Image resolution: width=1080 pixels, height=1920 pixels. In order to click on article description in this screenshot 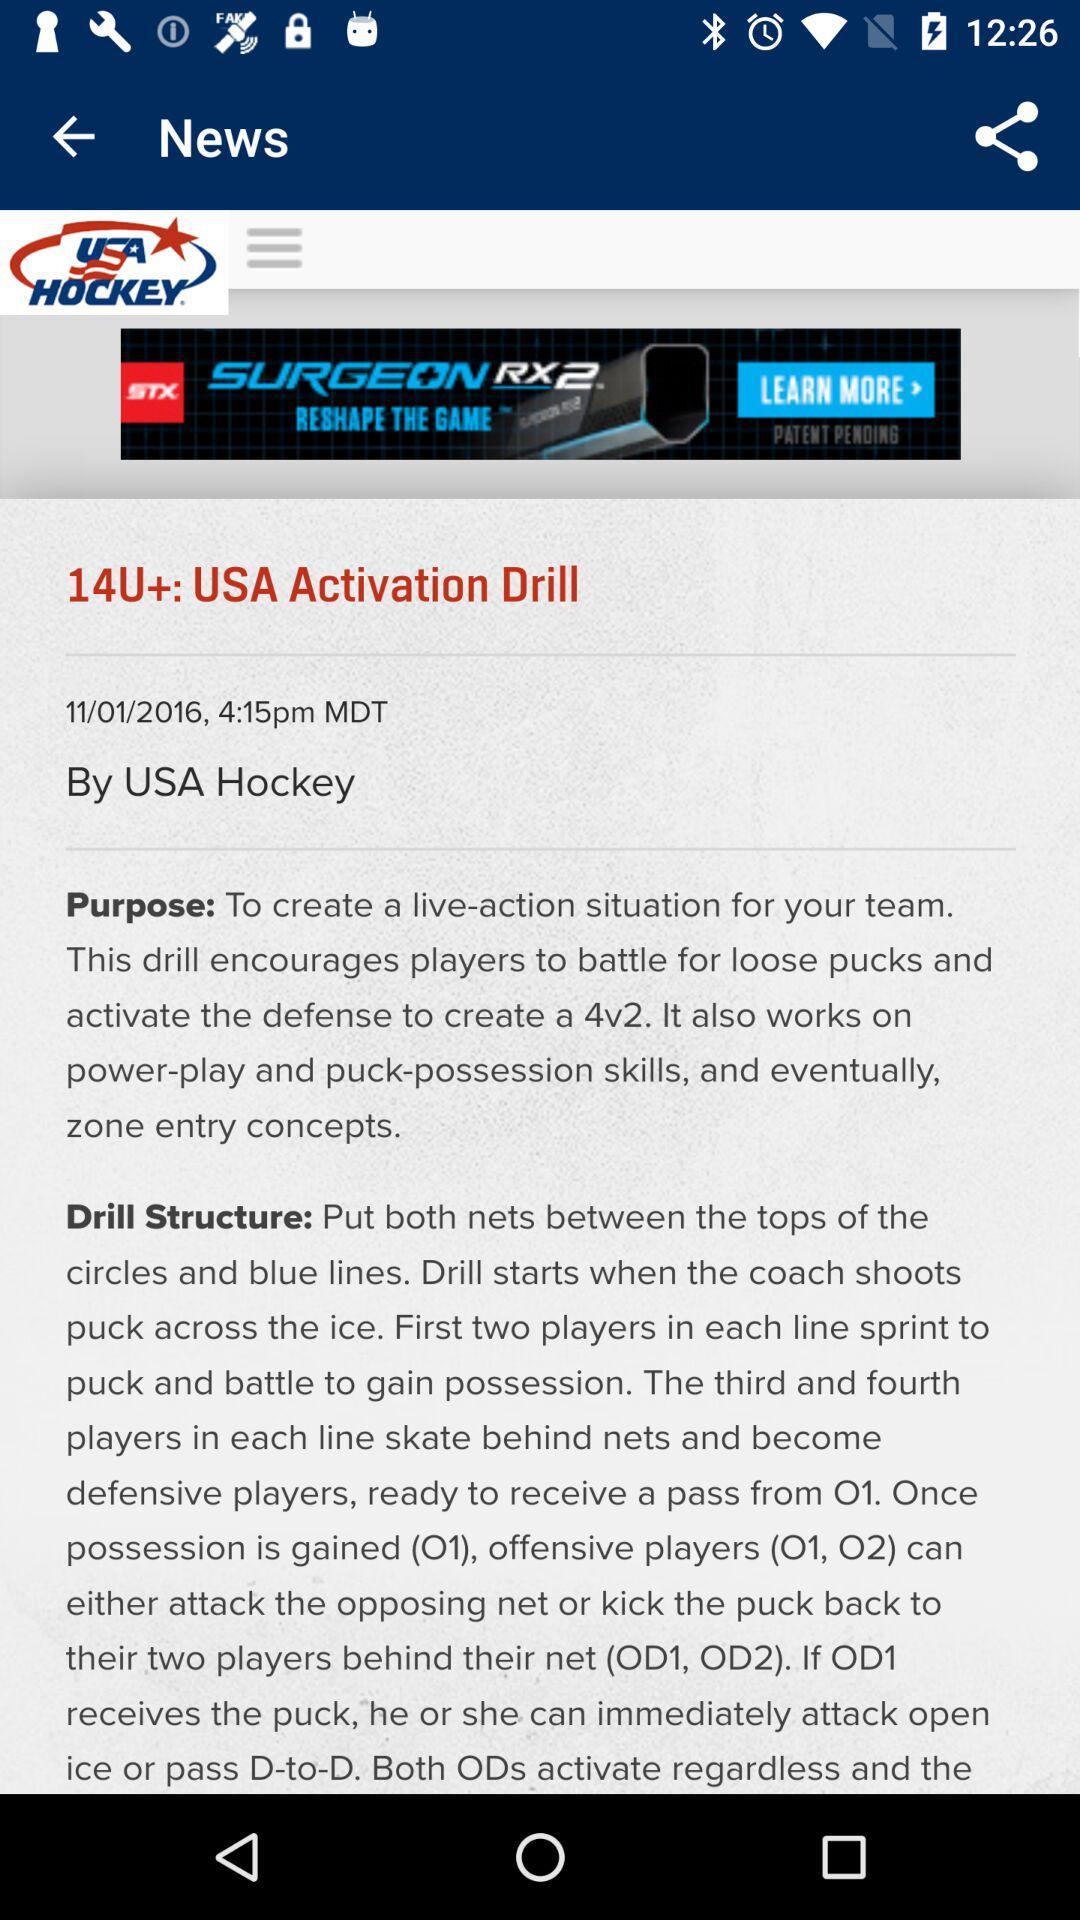, I will do `click(540, 1002)`.